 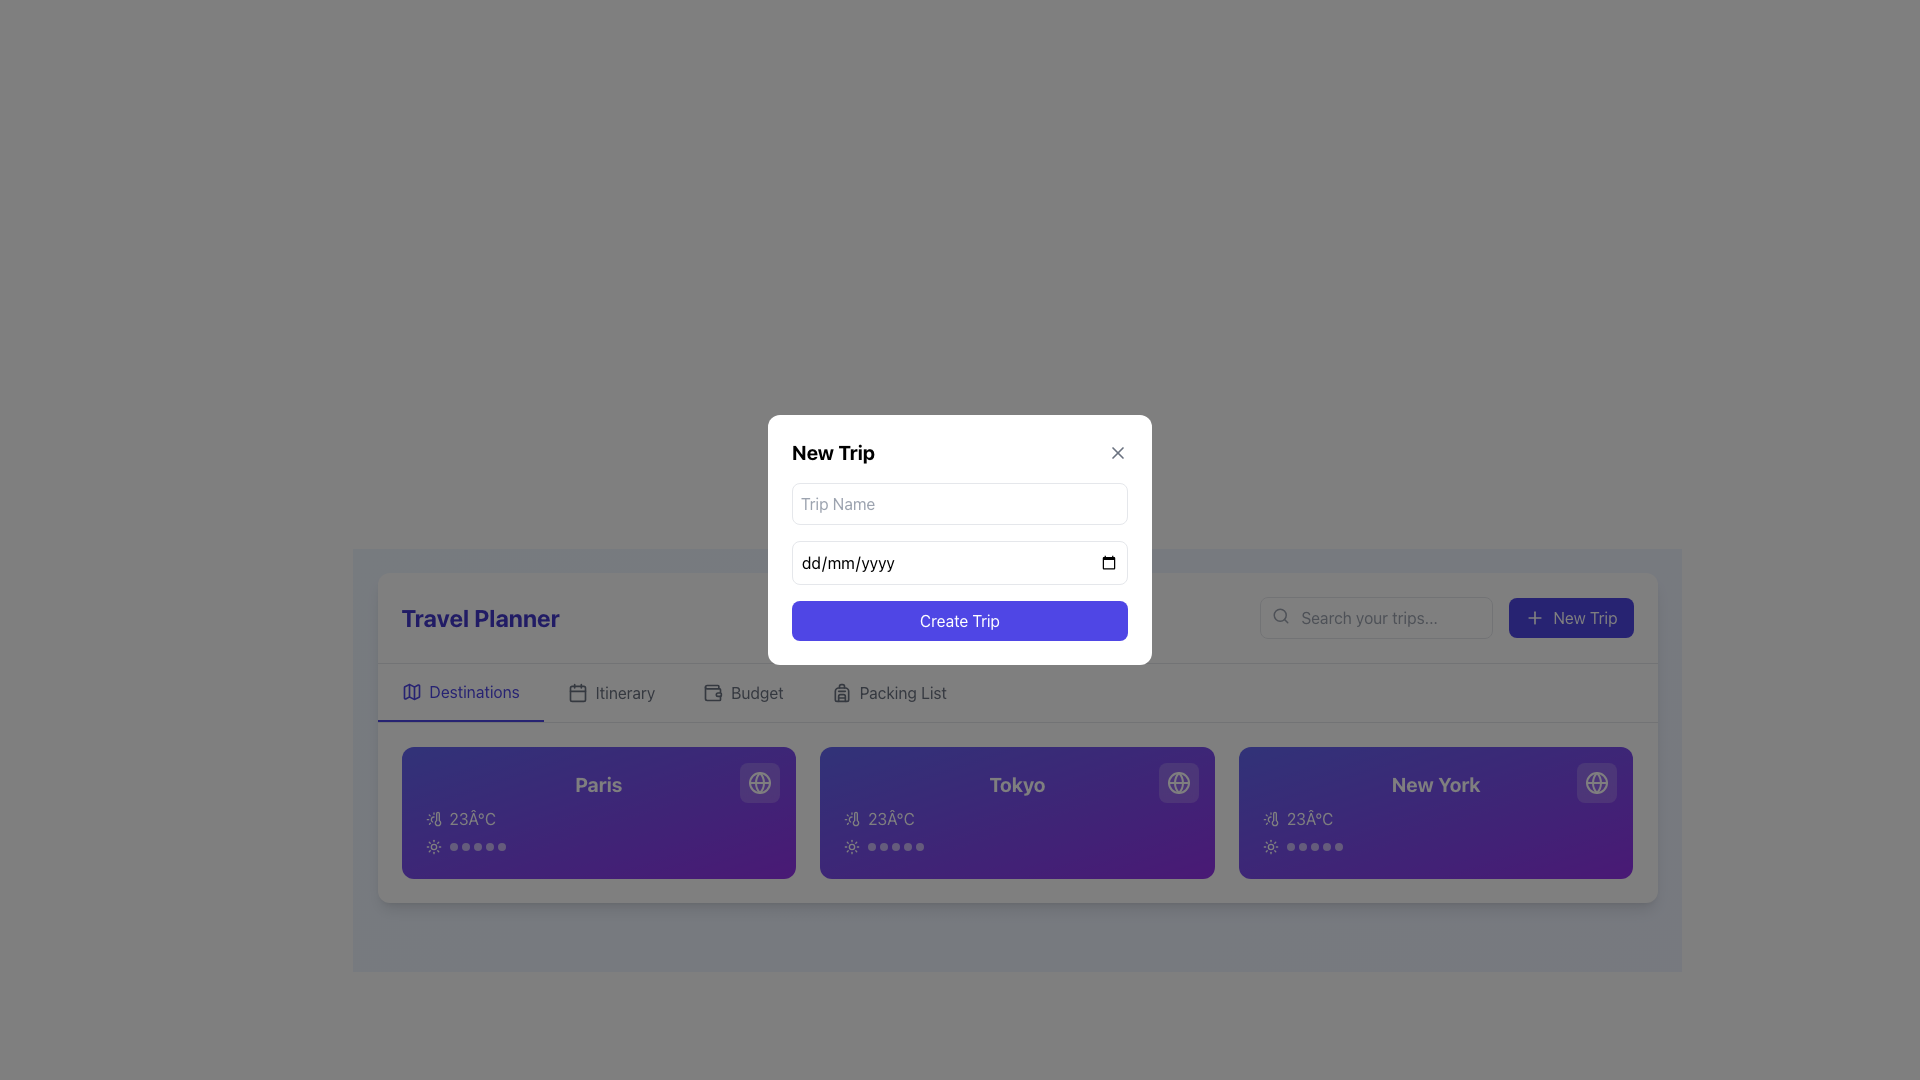 I want to click on the wallet icon located to the left of the 'Budget' text in the navigation bar below the 'Travel Planner' header, so click(x=713, y=692).